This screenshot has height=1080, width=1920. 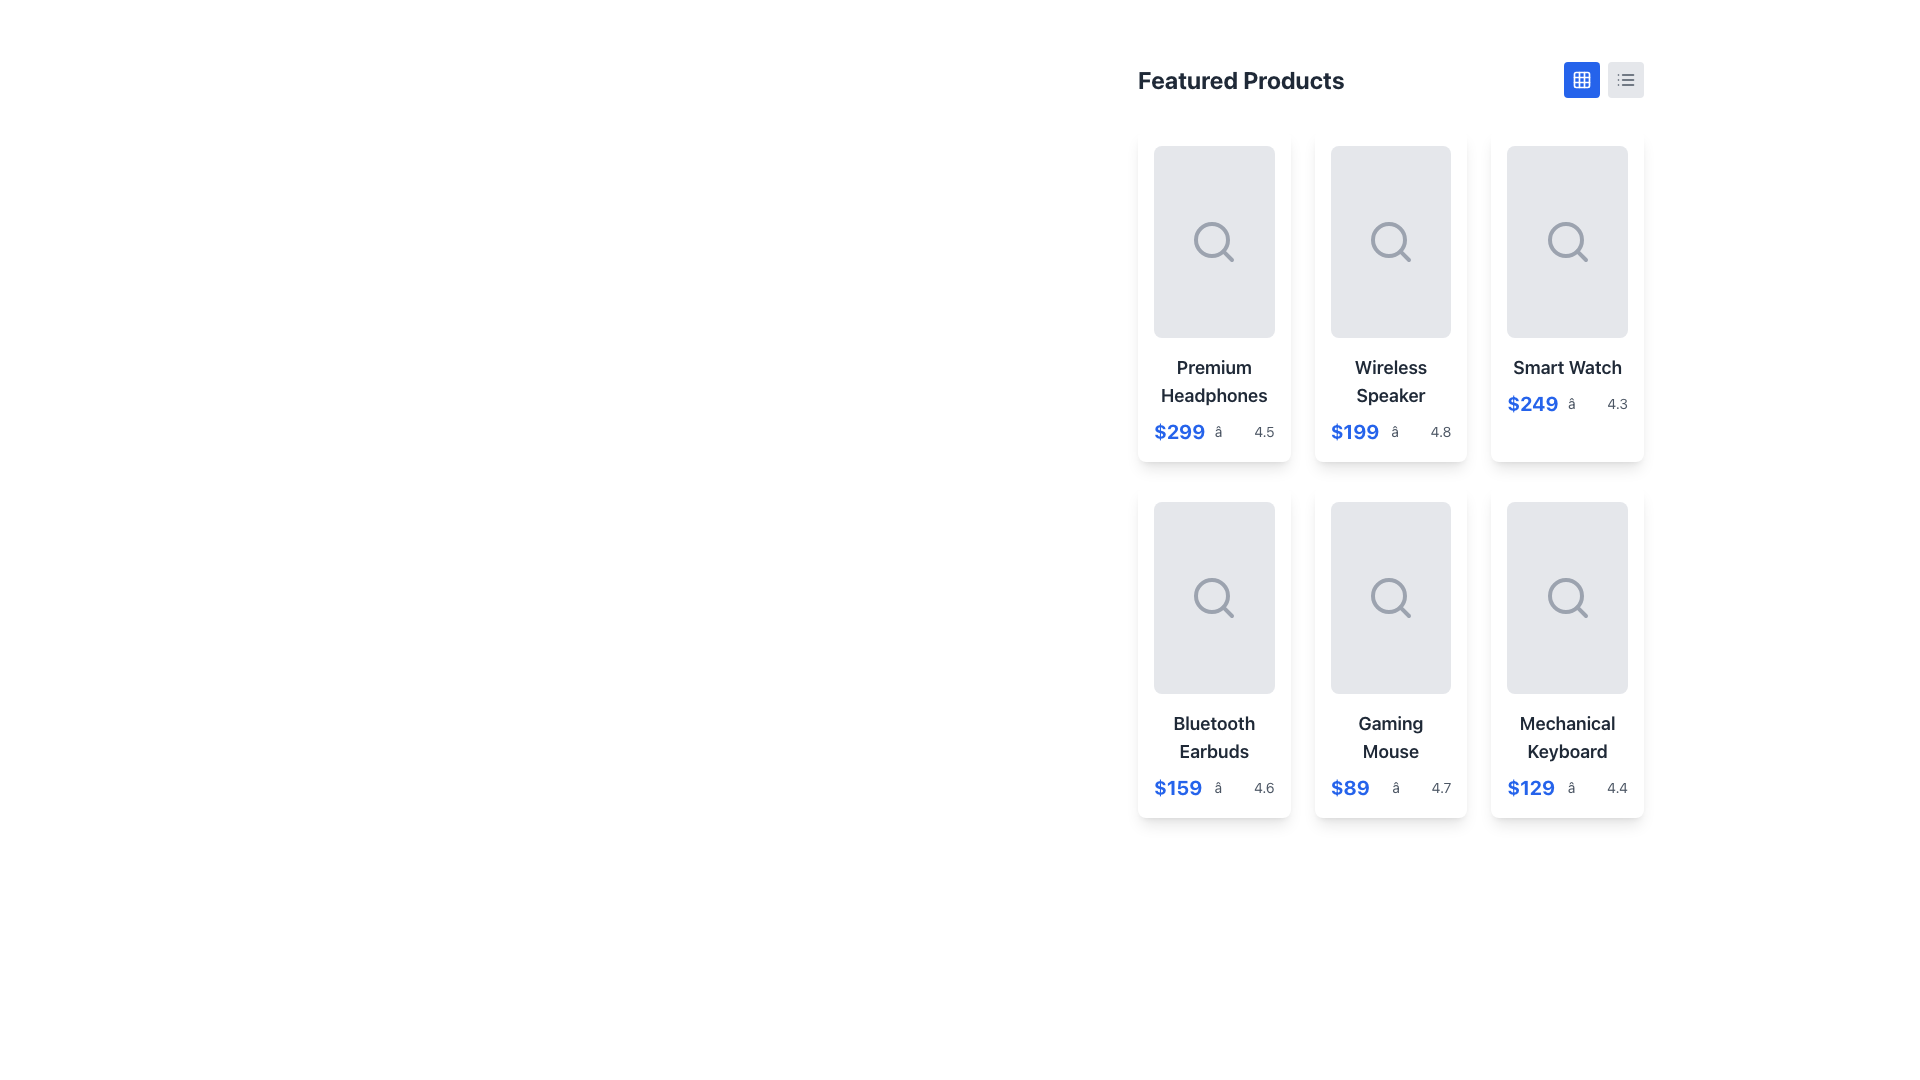 I want to click on the Text display showing the rating of the 'Gaming Mouse' product, which is located immediately to the right of the price '$89' within the product card, so click(x=1420, y=786).